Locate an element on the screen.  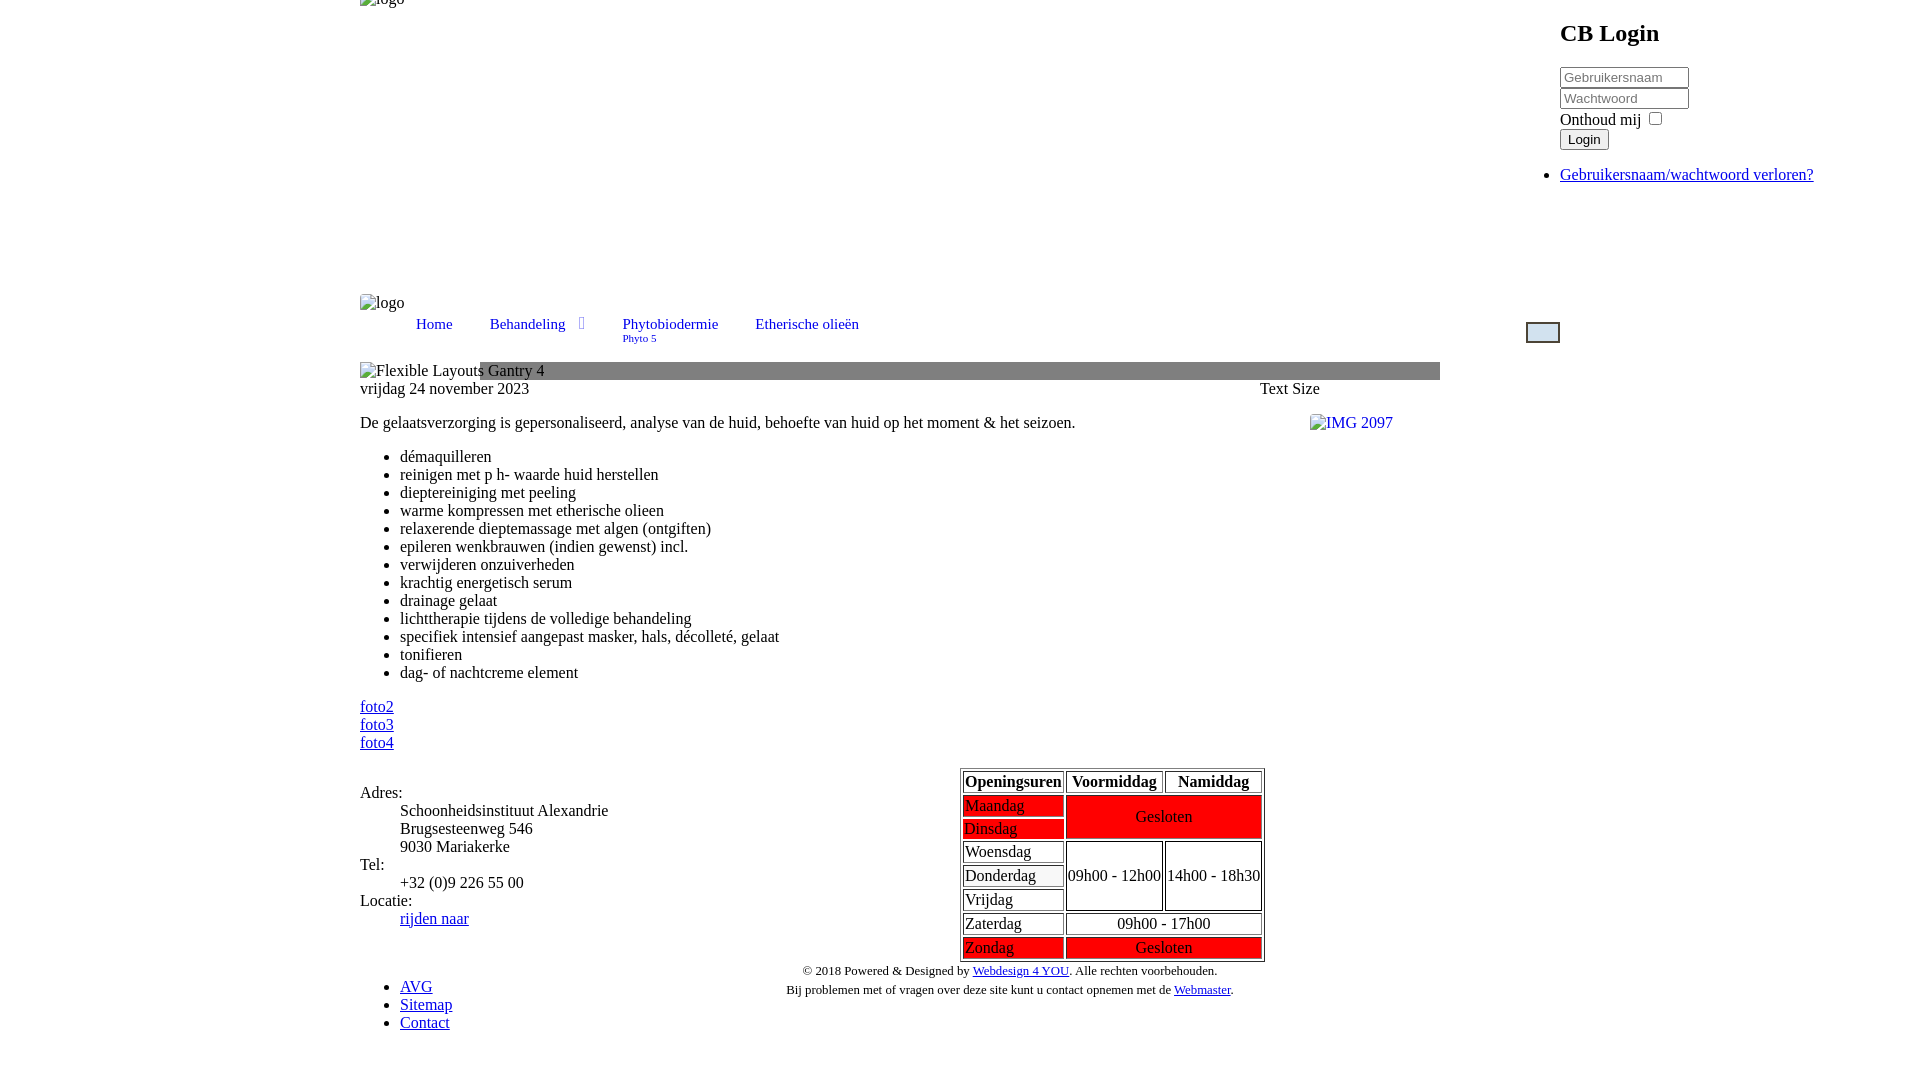
'Login' is located at coordinates (1583, 138).